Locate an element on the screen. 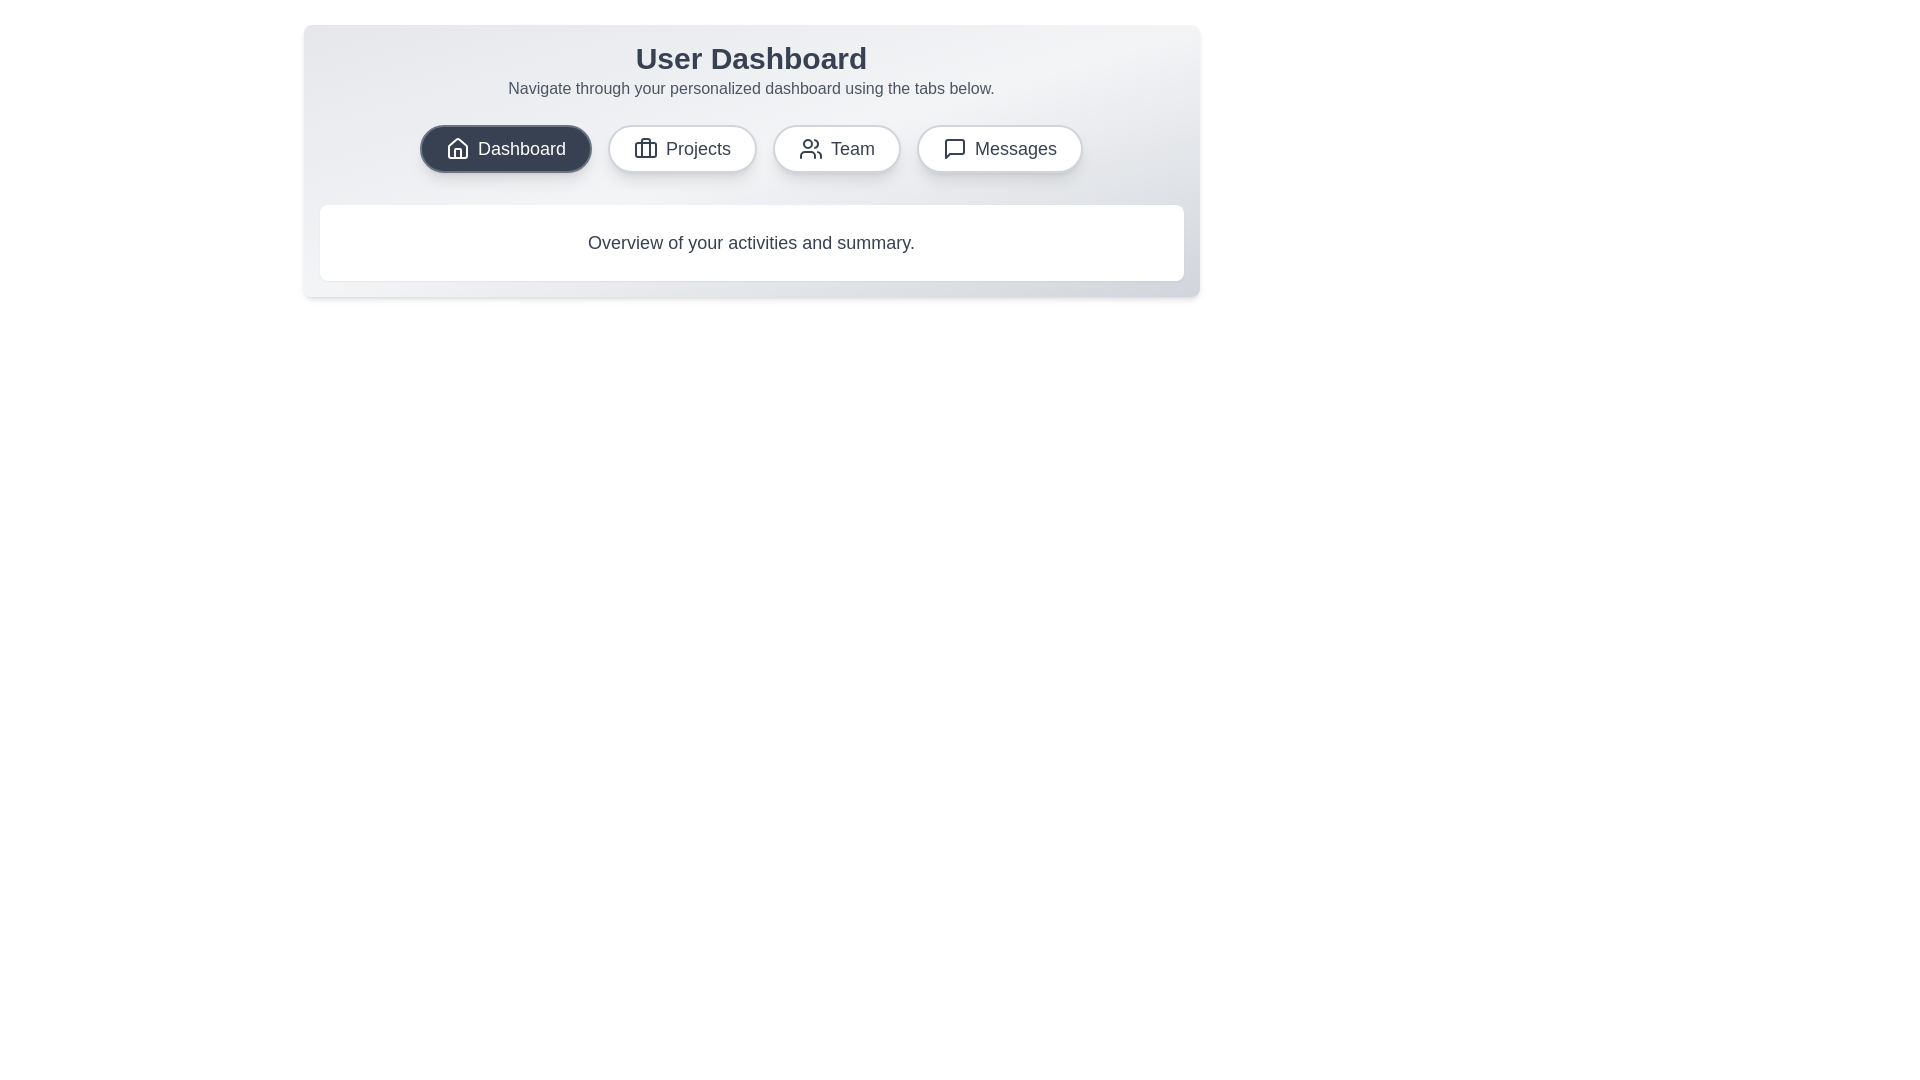 Image resolution: width=1920 pixels, height=1080 pixels. the tab labeled Team to observe the visual effect is located at coordinates (836, 148).